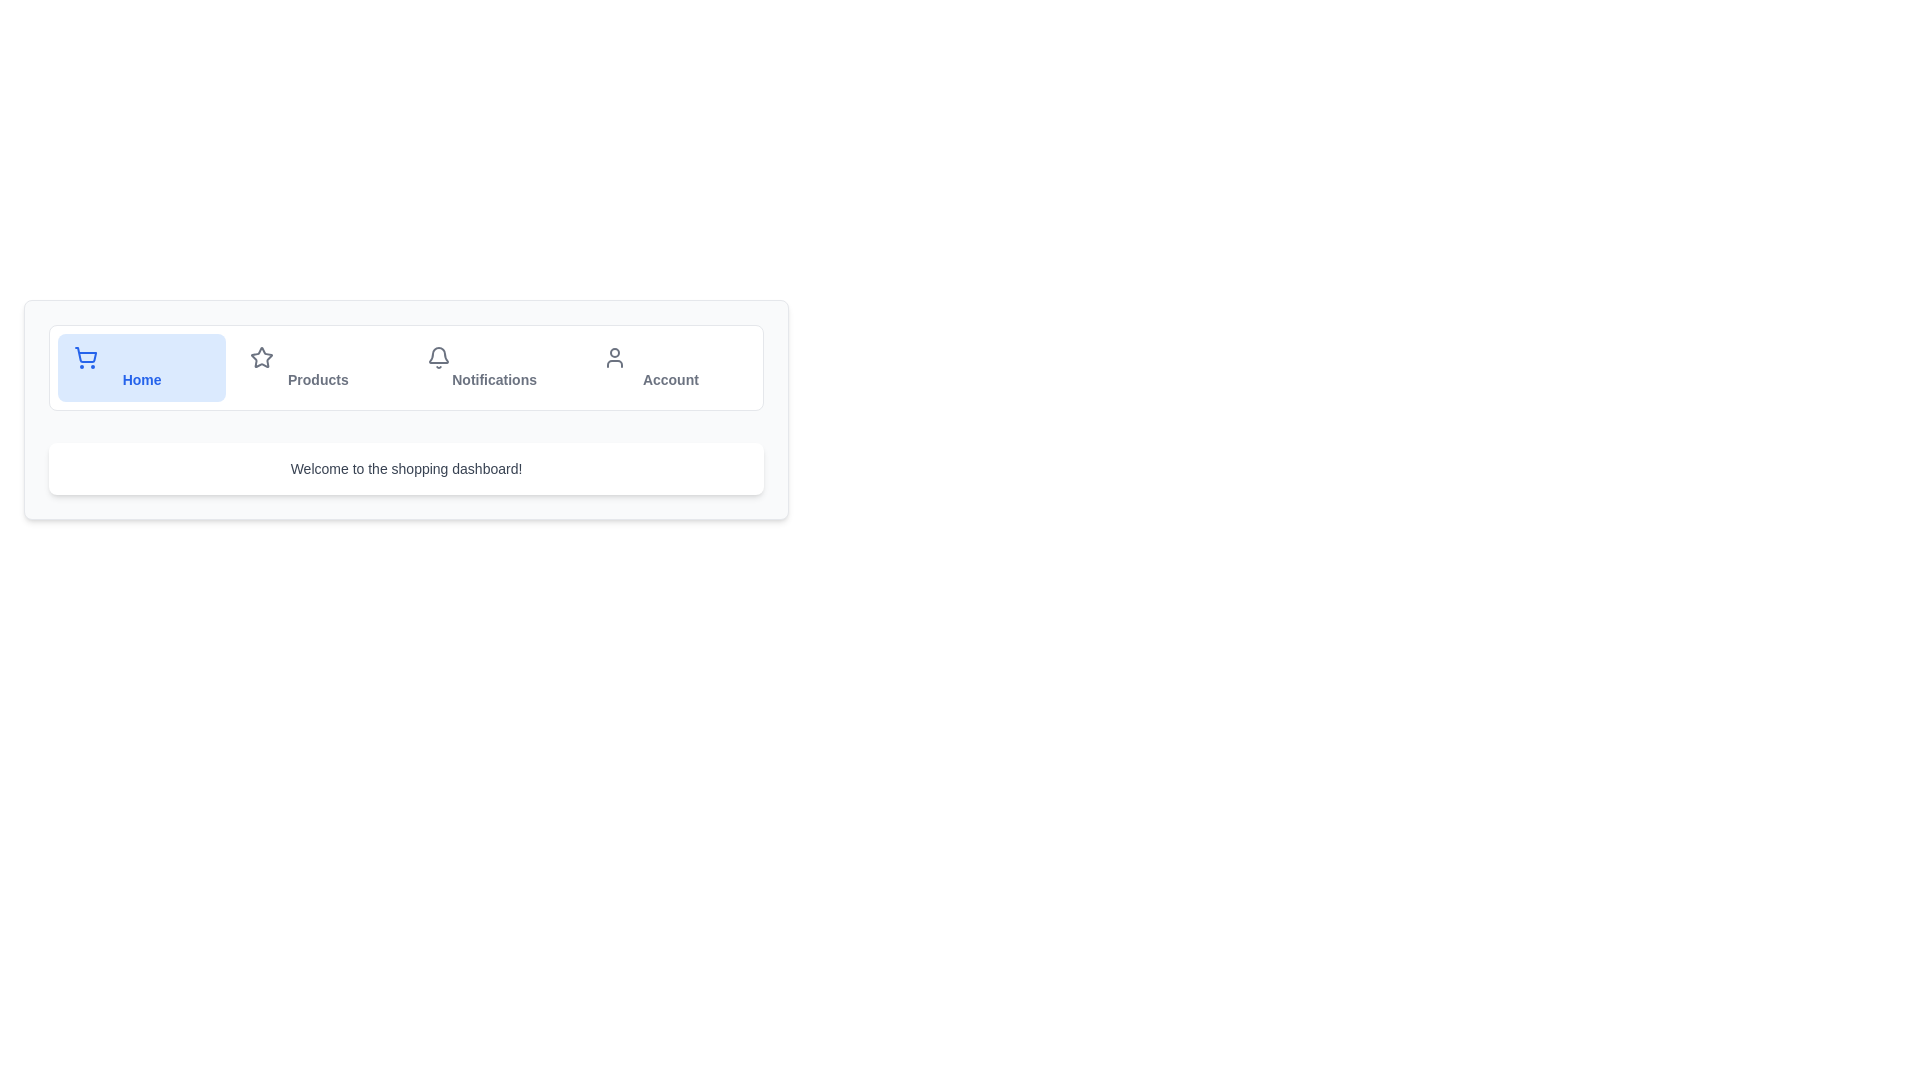 The height and width of the screenshot is (1080, 1920). I want to click on the bell icon in the navigation bar, so click(437, 357).